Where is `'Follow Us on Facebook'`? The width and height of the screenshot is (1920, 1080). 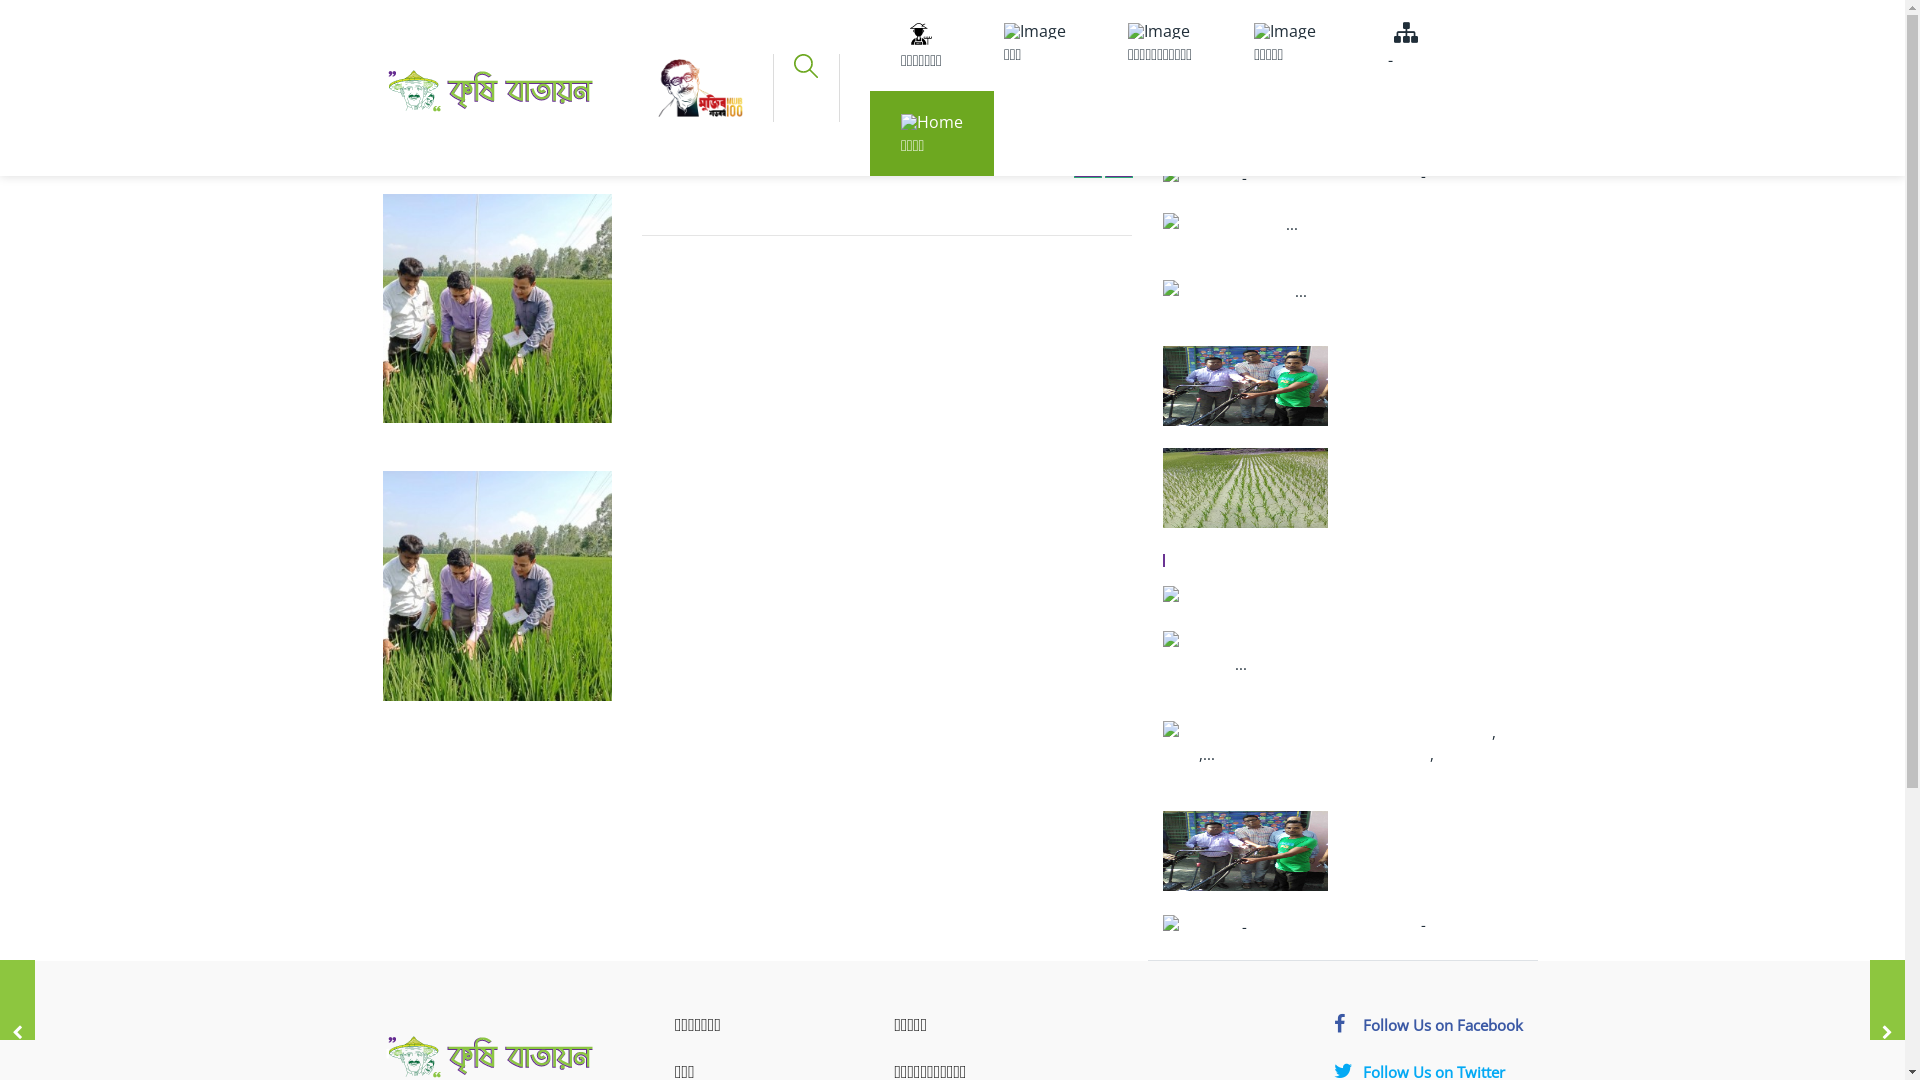
'Follow Us on Facebook' is located at coordinates (1427, 1025).